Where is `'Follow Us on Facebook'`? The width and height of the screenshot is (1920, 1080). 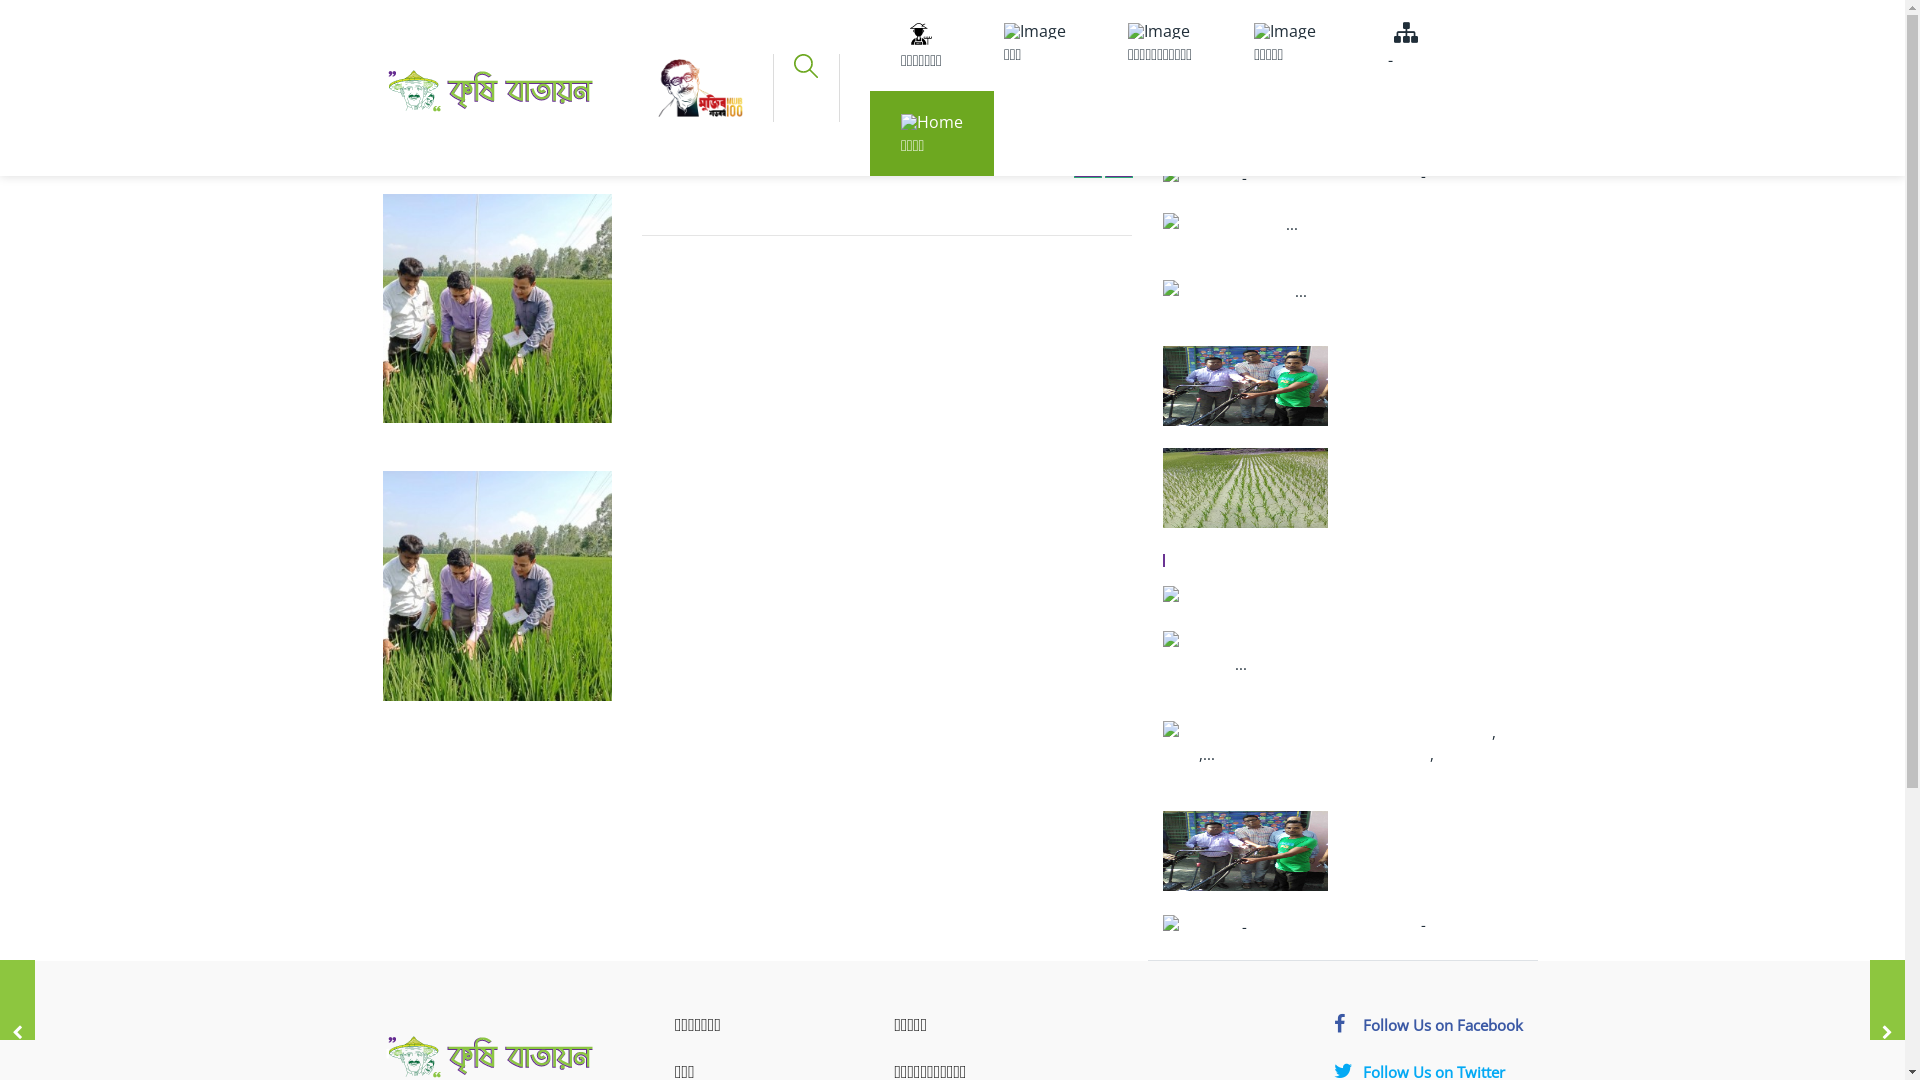
'Follow Us on Facebook' is located at coordinates (1427, 1025).